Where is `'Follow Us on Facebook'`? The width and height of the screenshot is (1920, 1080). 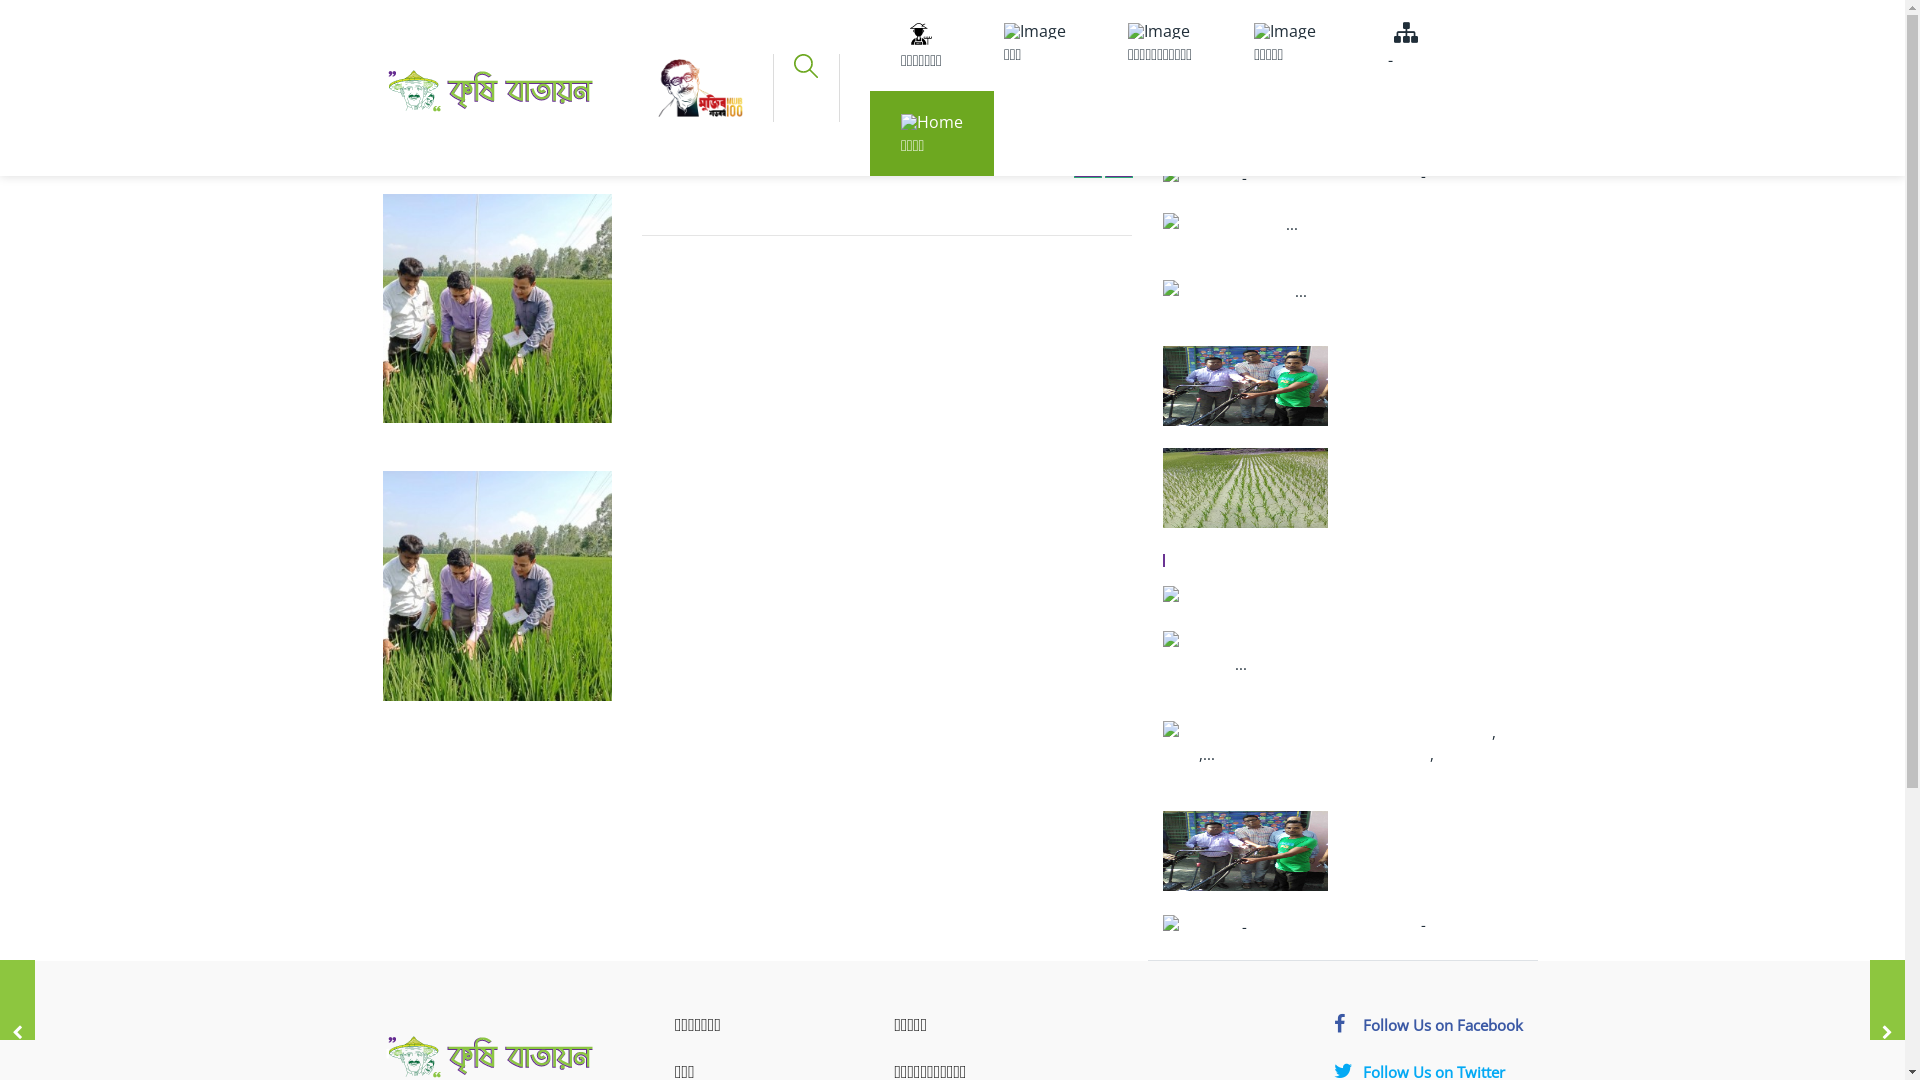
'Follow Us on Facebook' is located at coordinates (1427, 1025).